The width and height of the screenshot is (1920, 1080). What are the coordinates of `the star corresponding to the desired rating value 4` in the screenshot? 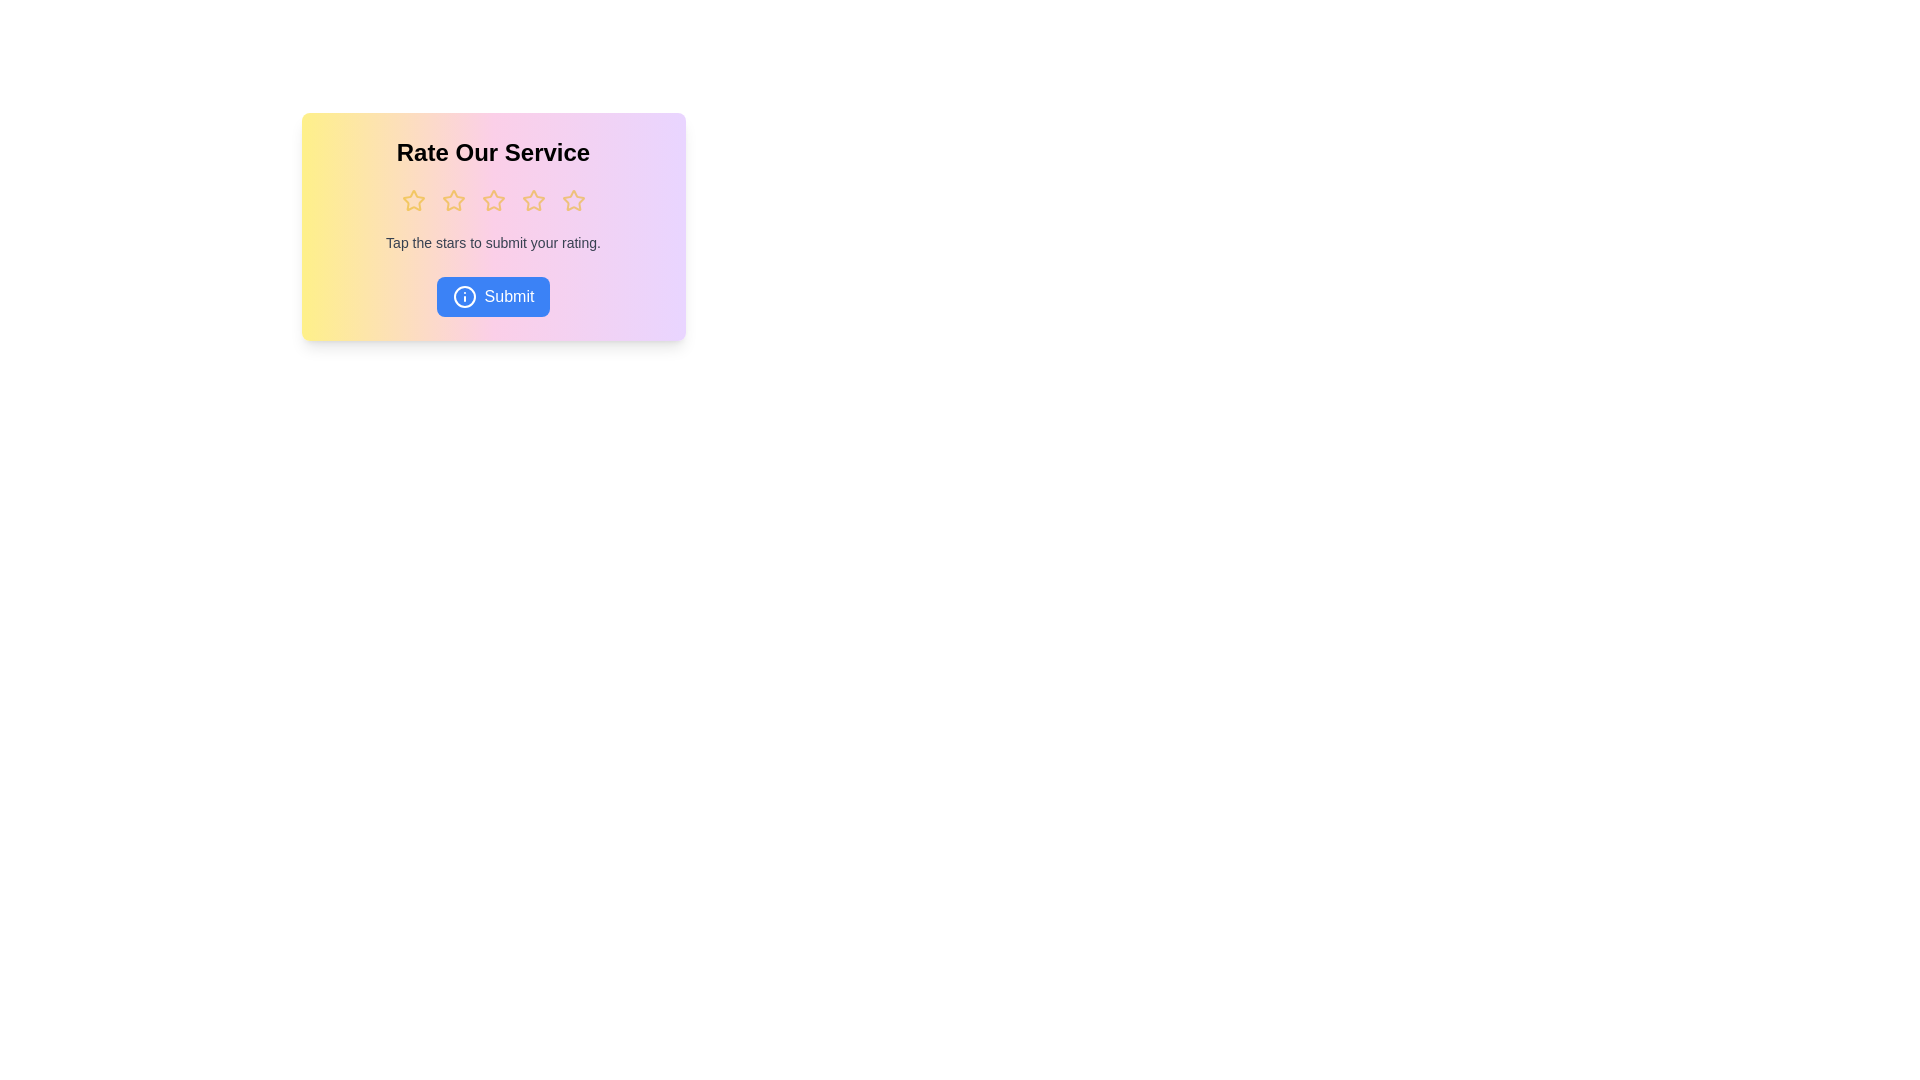 It's located at (533, 200).